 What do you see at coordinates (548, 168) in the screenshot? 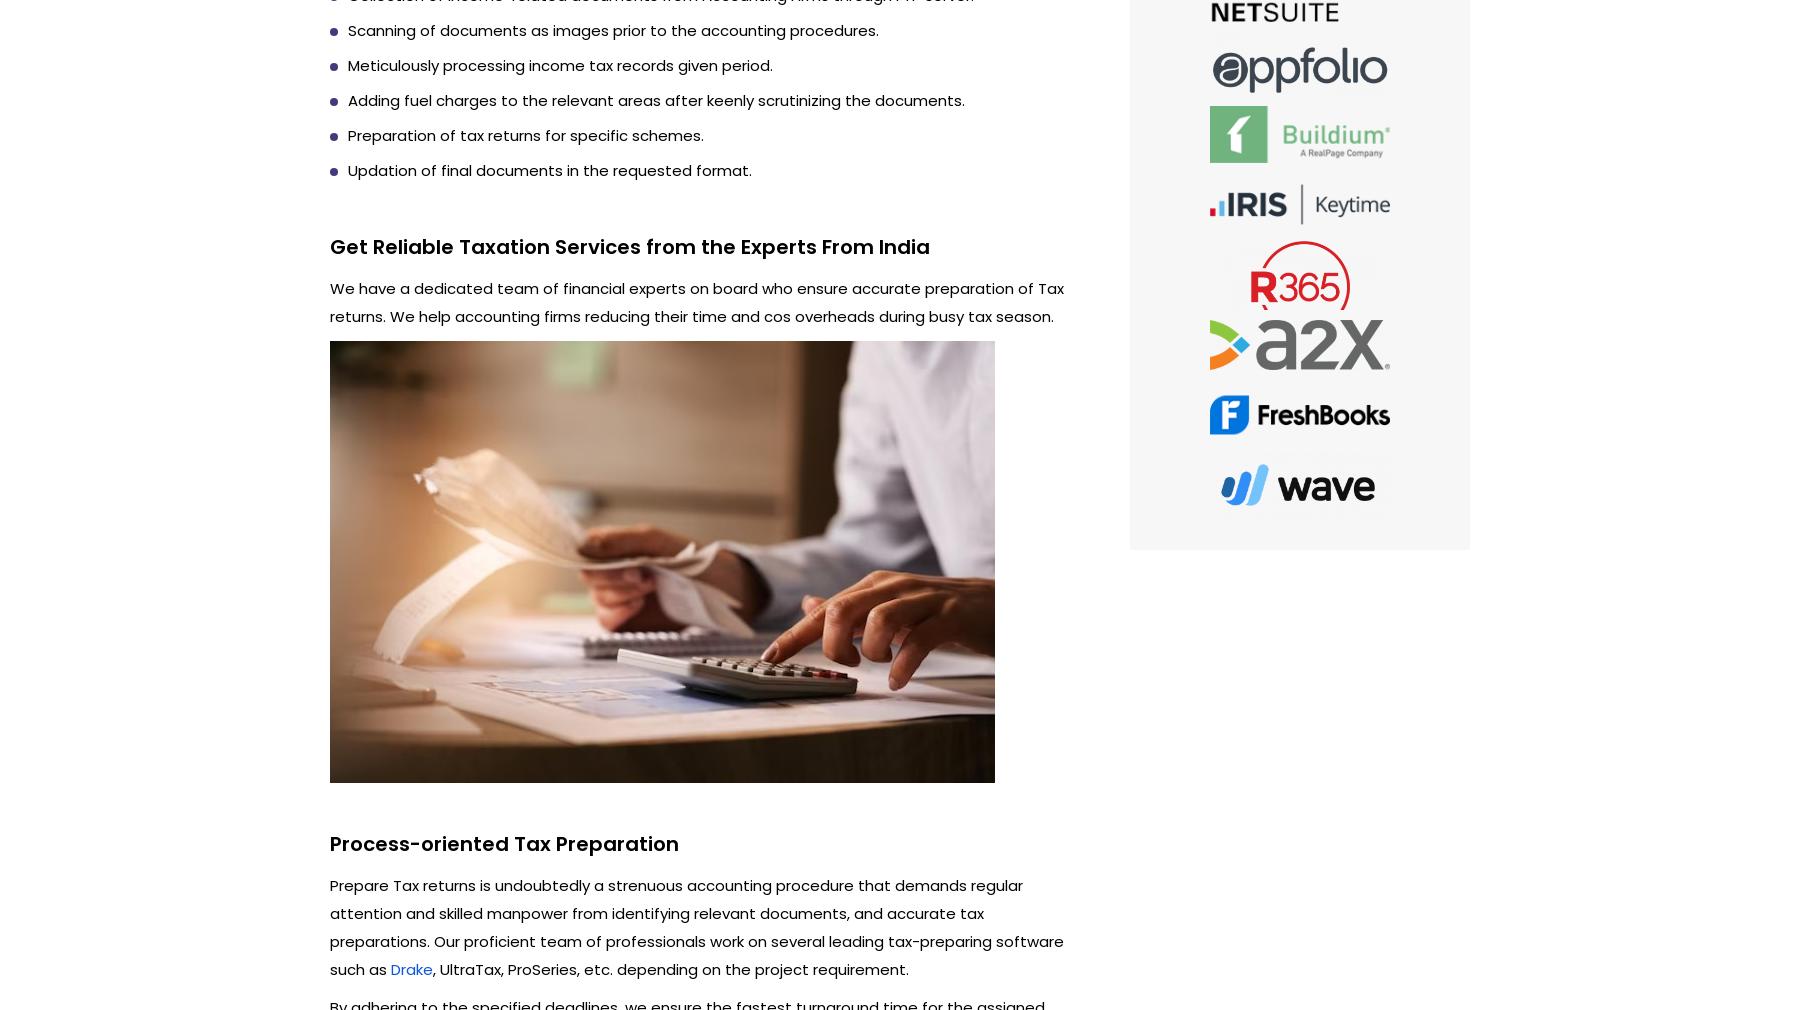
I see `'Updation of final documents in the requested format.'` at bounding box center [548, 168].